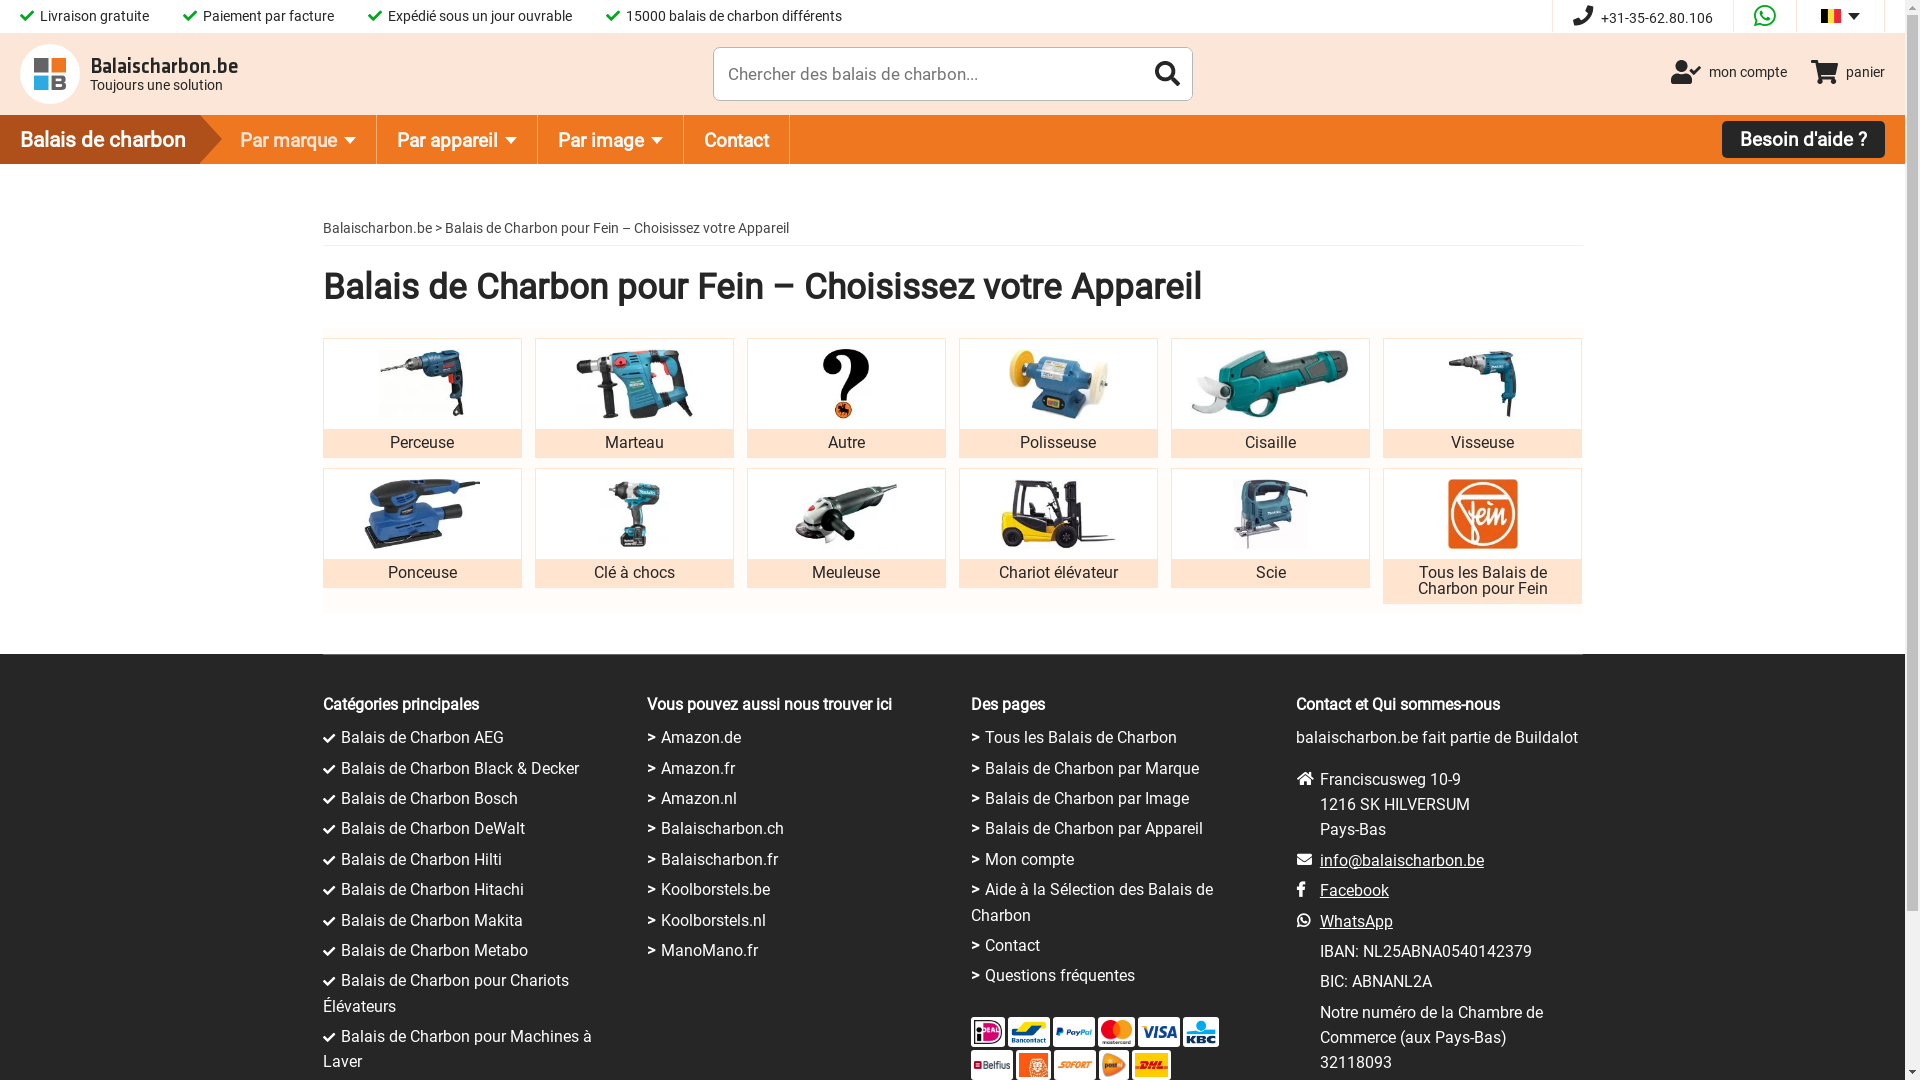 The width and height of the screenshot is (1920, 1080). Describe the element at coordinates (1029, 858) in the screenshot. I see `'Mon compte'` at that location.